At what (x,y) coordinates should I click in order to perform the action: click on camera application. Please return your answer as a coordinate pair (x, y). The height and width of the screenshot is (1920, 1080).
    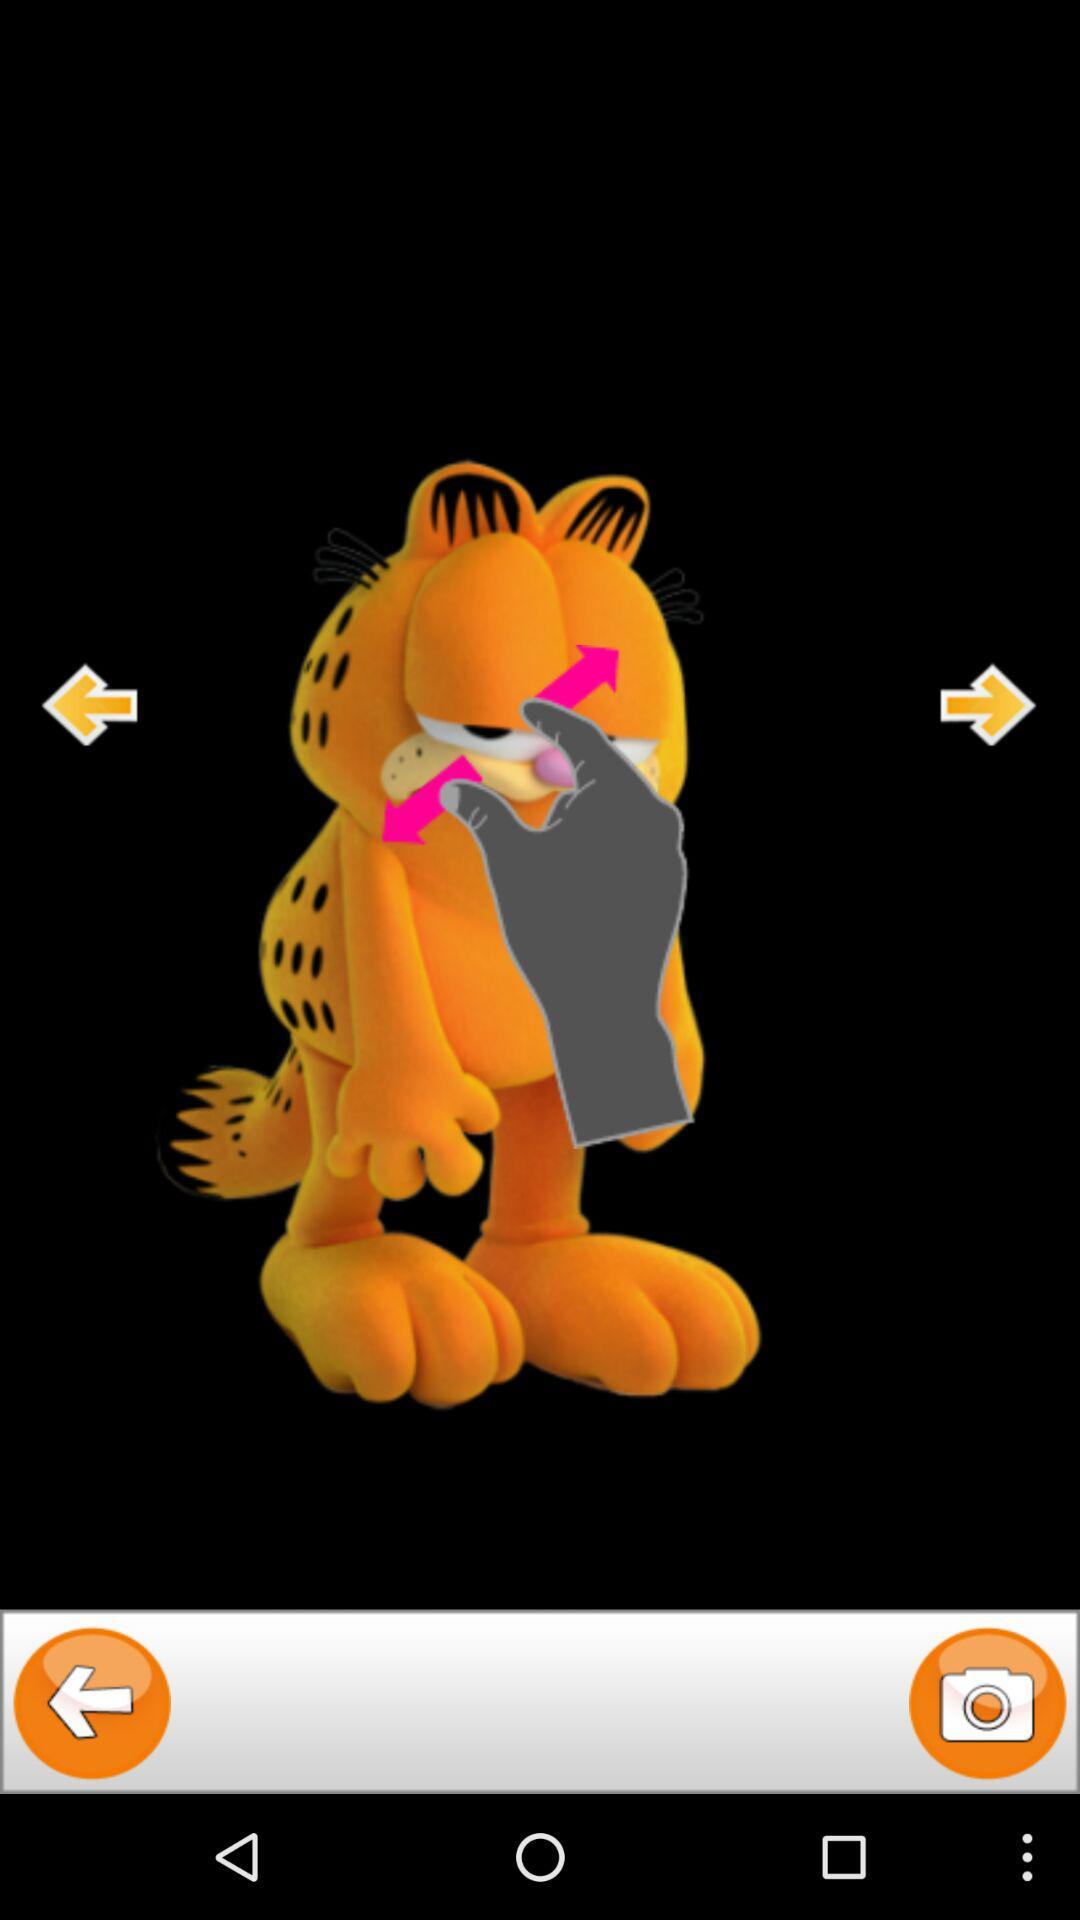
    Looking at the image, I should click on (986, 1700).